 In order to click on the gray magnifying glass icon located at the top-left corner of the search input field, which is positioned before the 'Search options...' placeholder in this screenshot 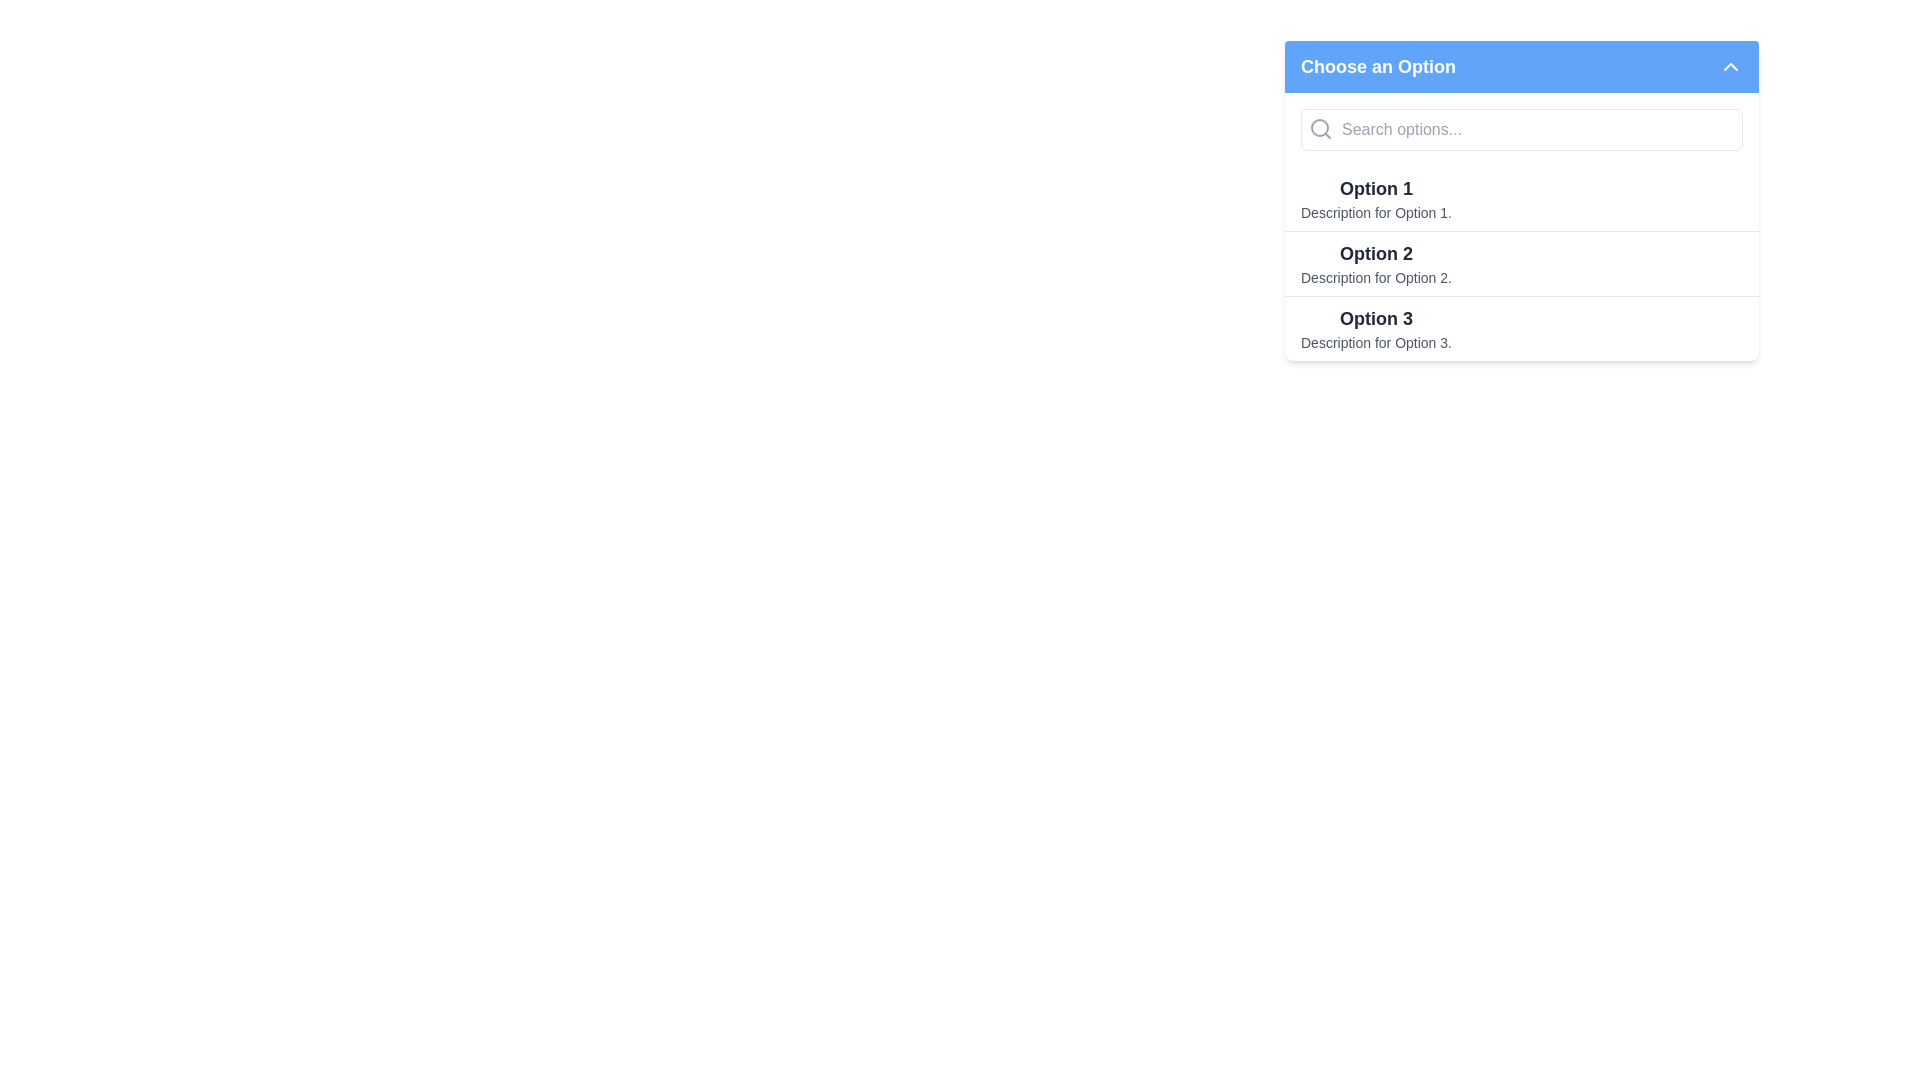, I will do `click(1320, 128)`.